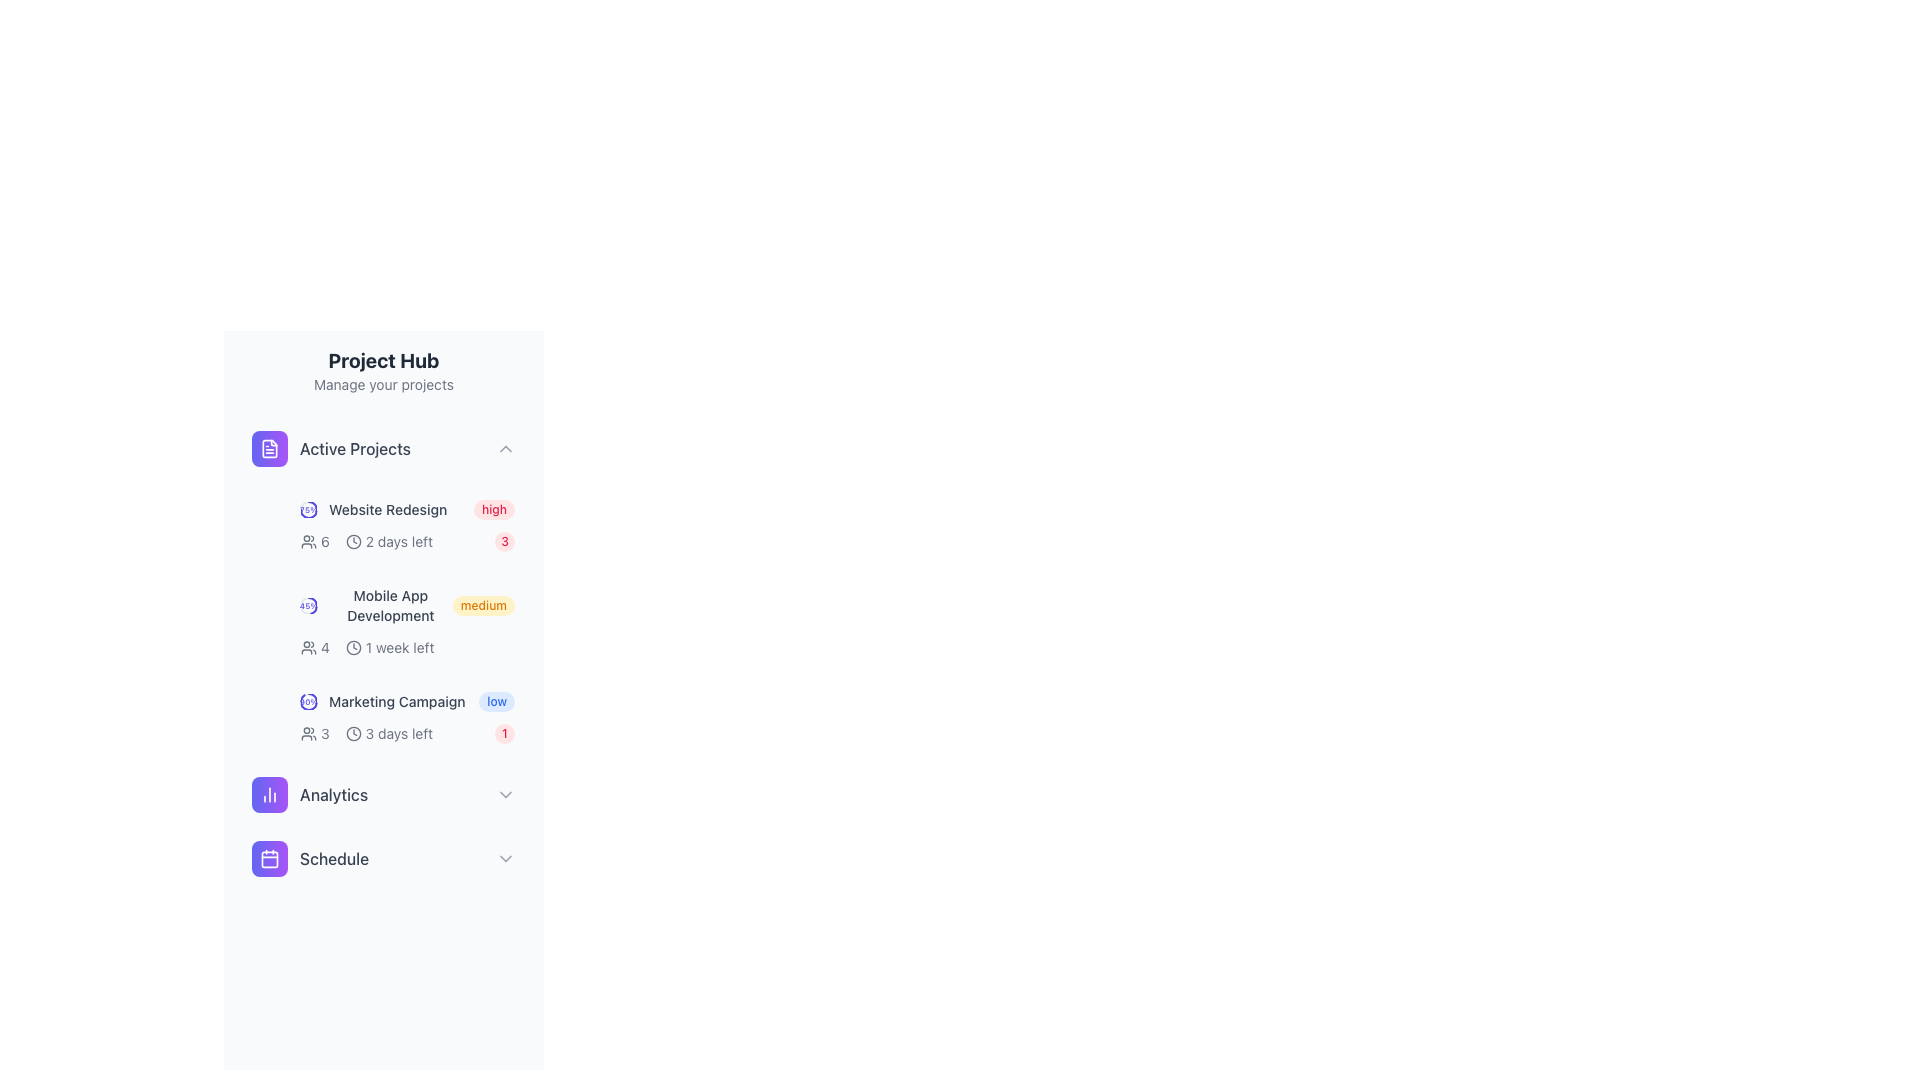  I want to click on the clock icon representing time or deadline for the 'Mobile App Development' project, located left of the text '1 week left', so click(353, 648).